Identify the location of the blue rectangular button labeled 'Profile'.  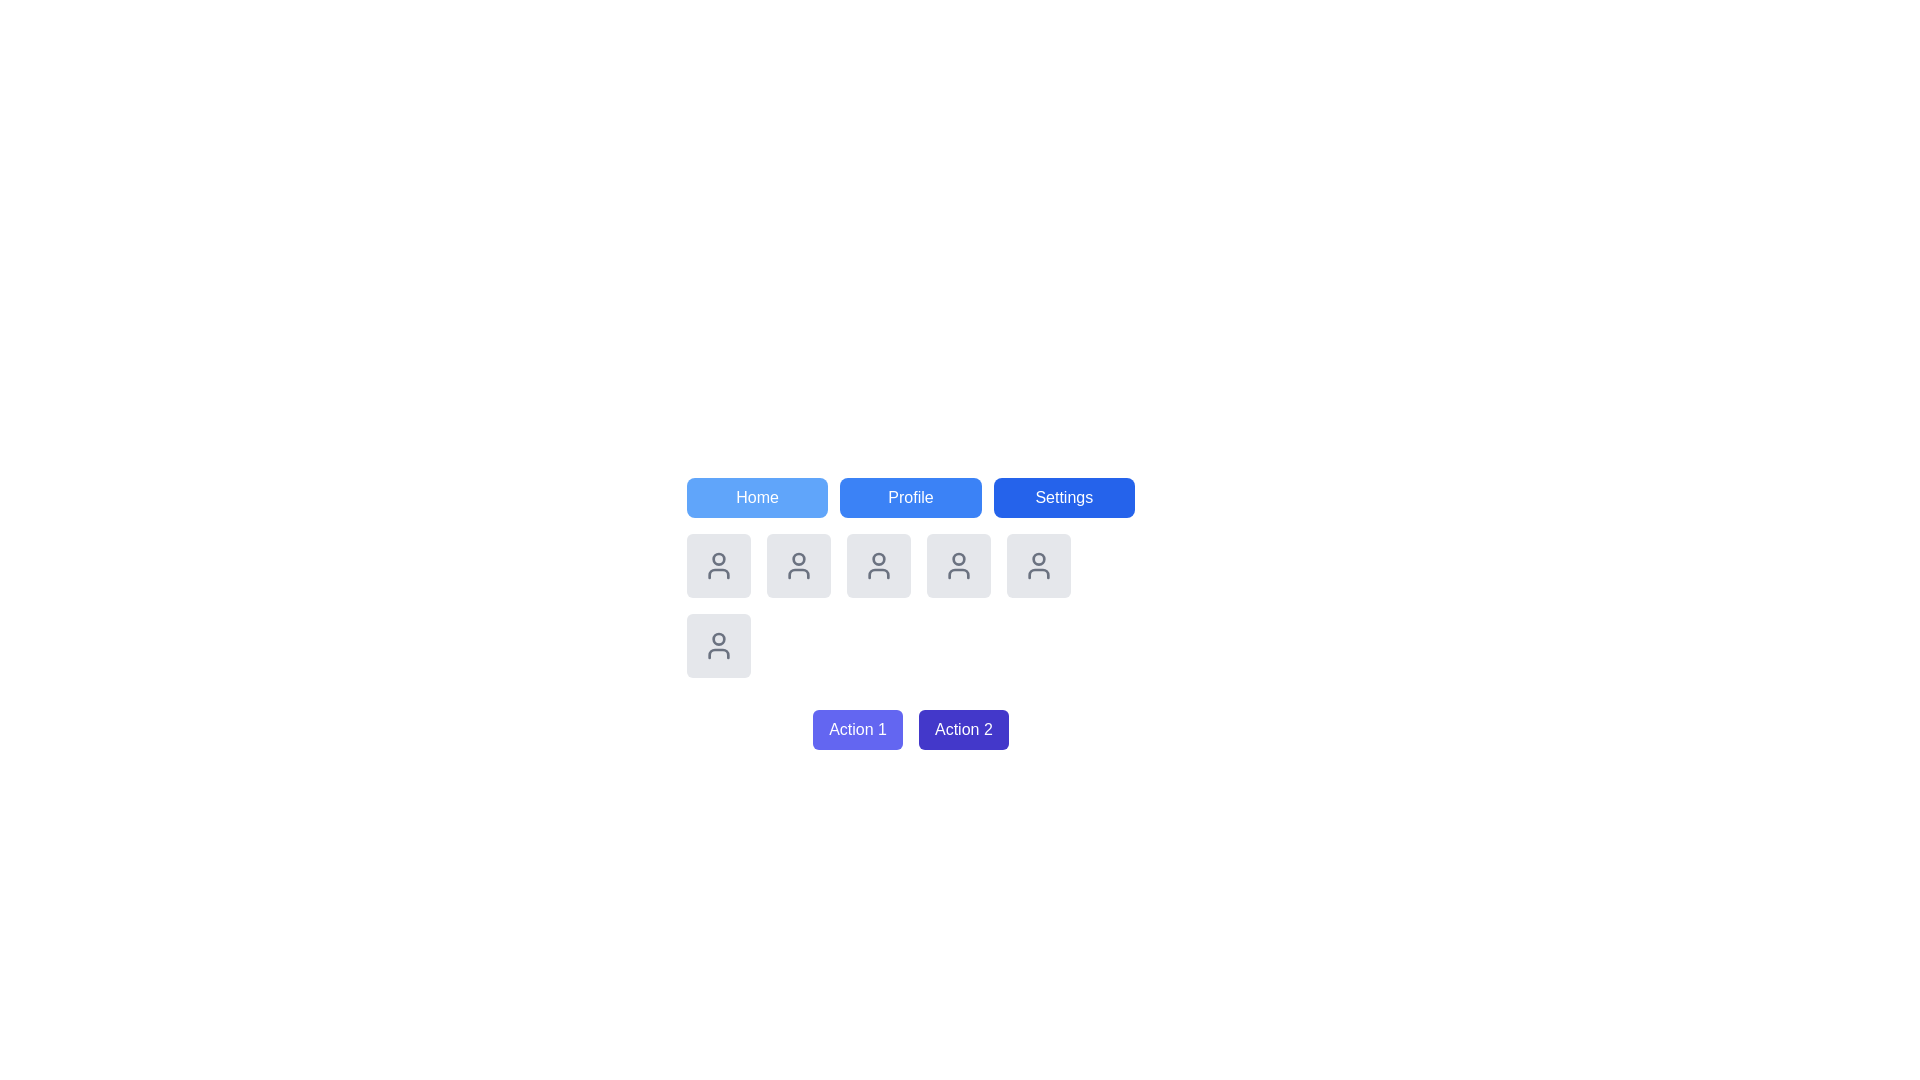
(910, 496).